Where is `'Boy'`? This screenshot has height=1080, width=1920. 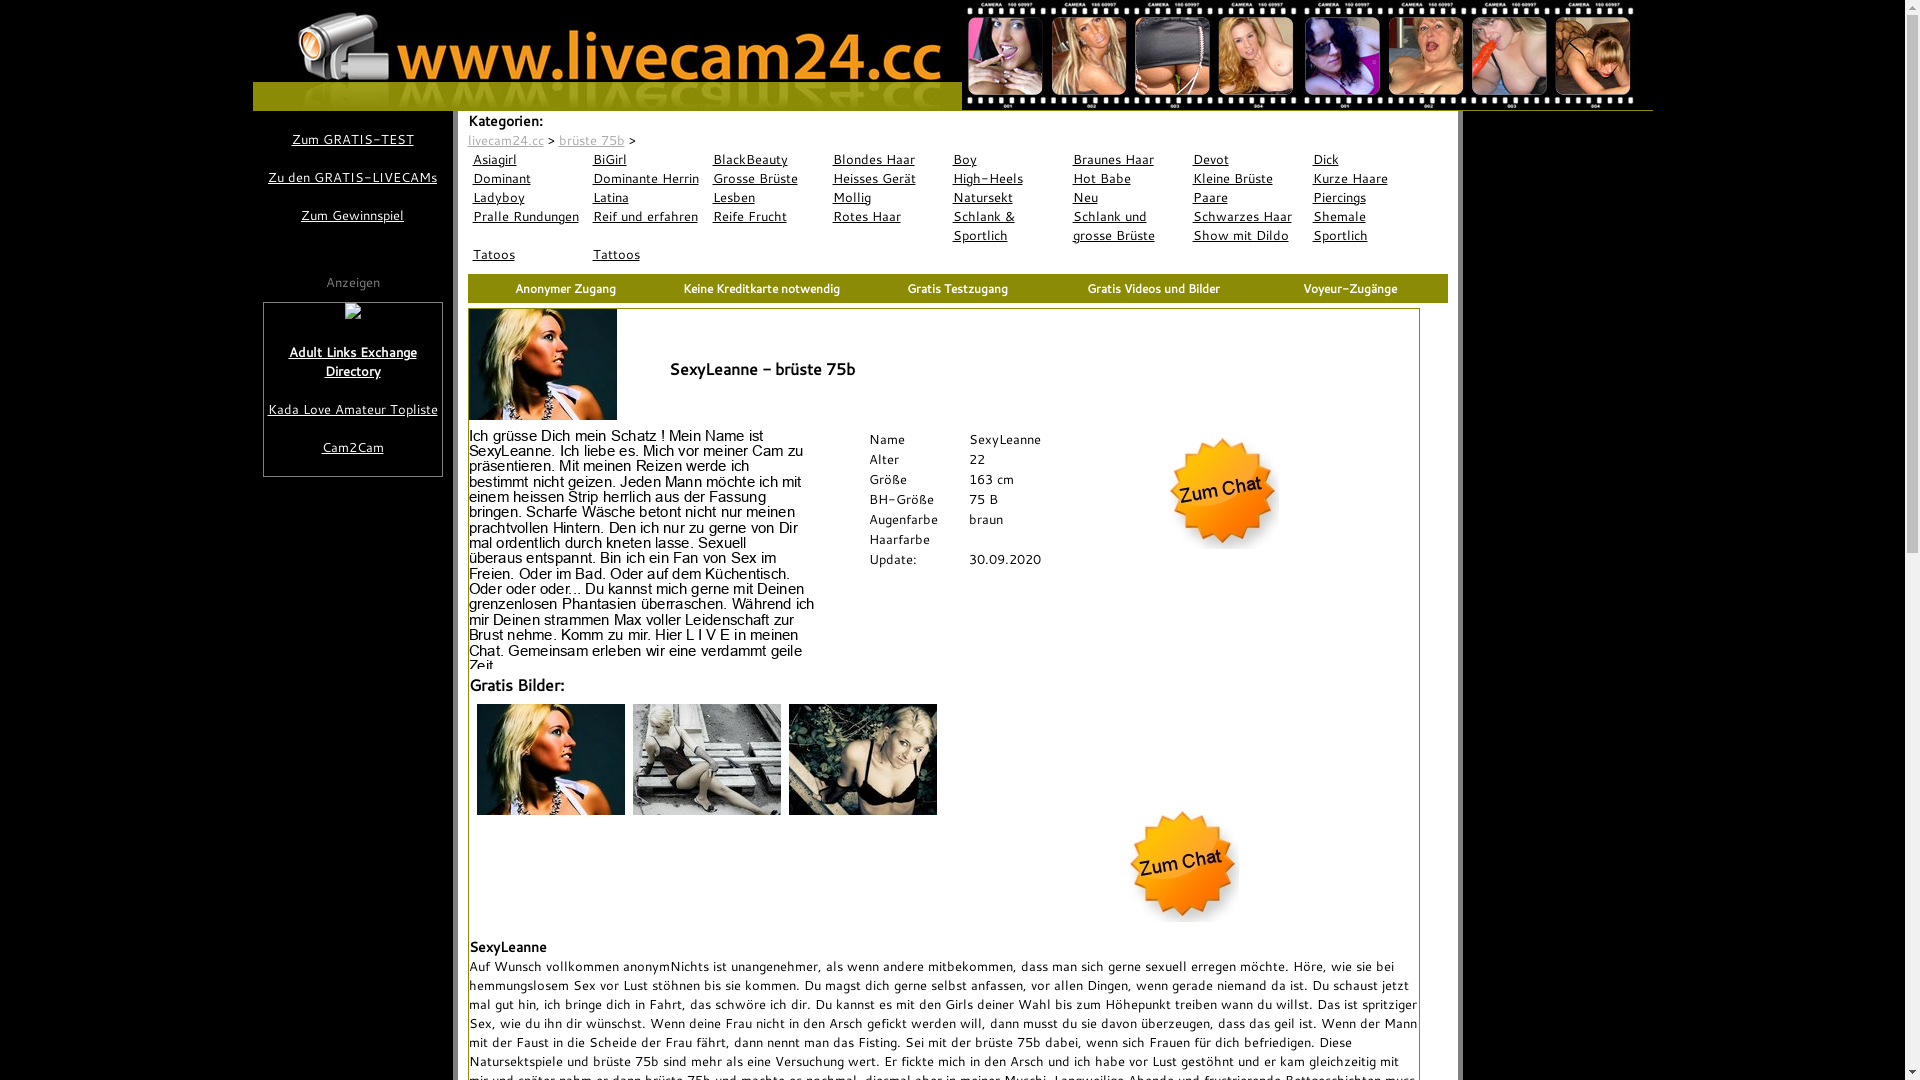
'Boy' is located at coordinates (1008, 158).